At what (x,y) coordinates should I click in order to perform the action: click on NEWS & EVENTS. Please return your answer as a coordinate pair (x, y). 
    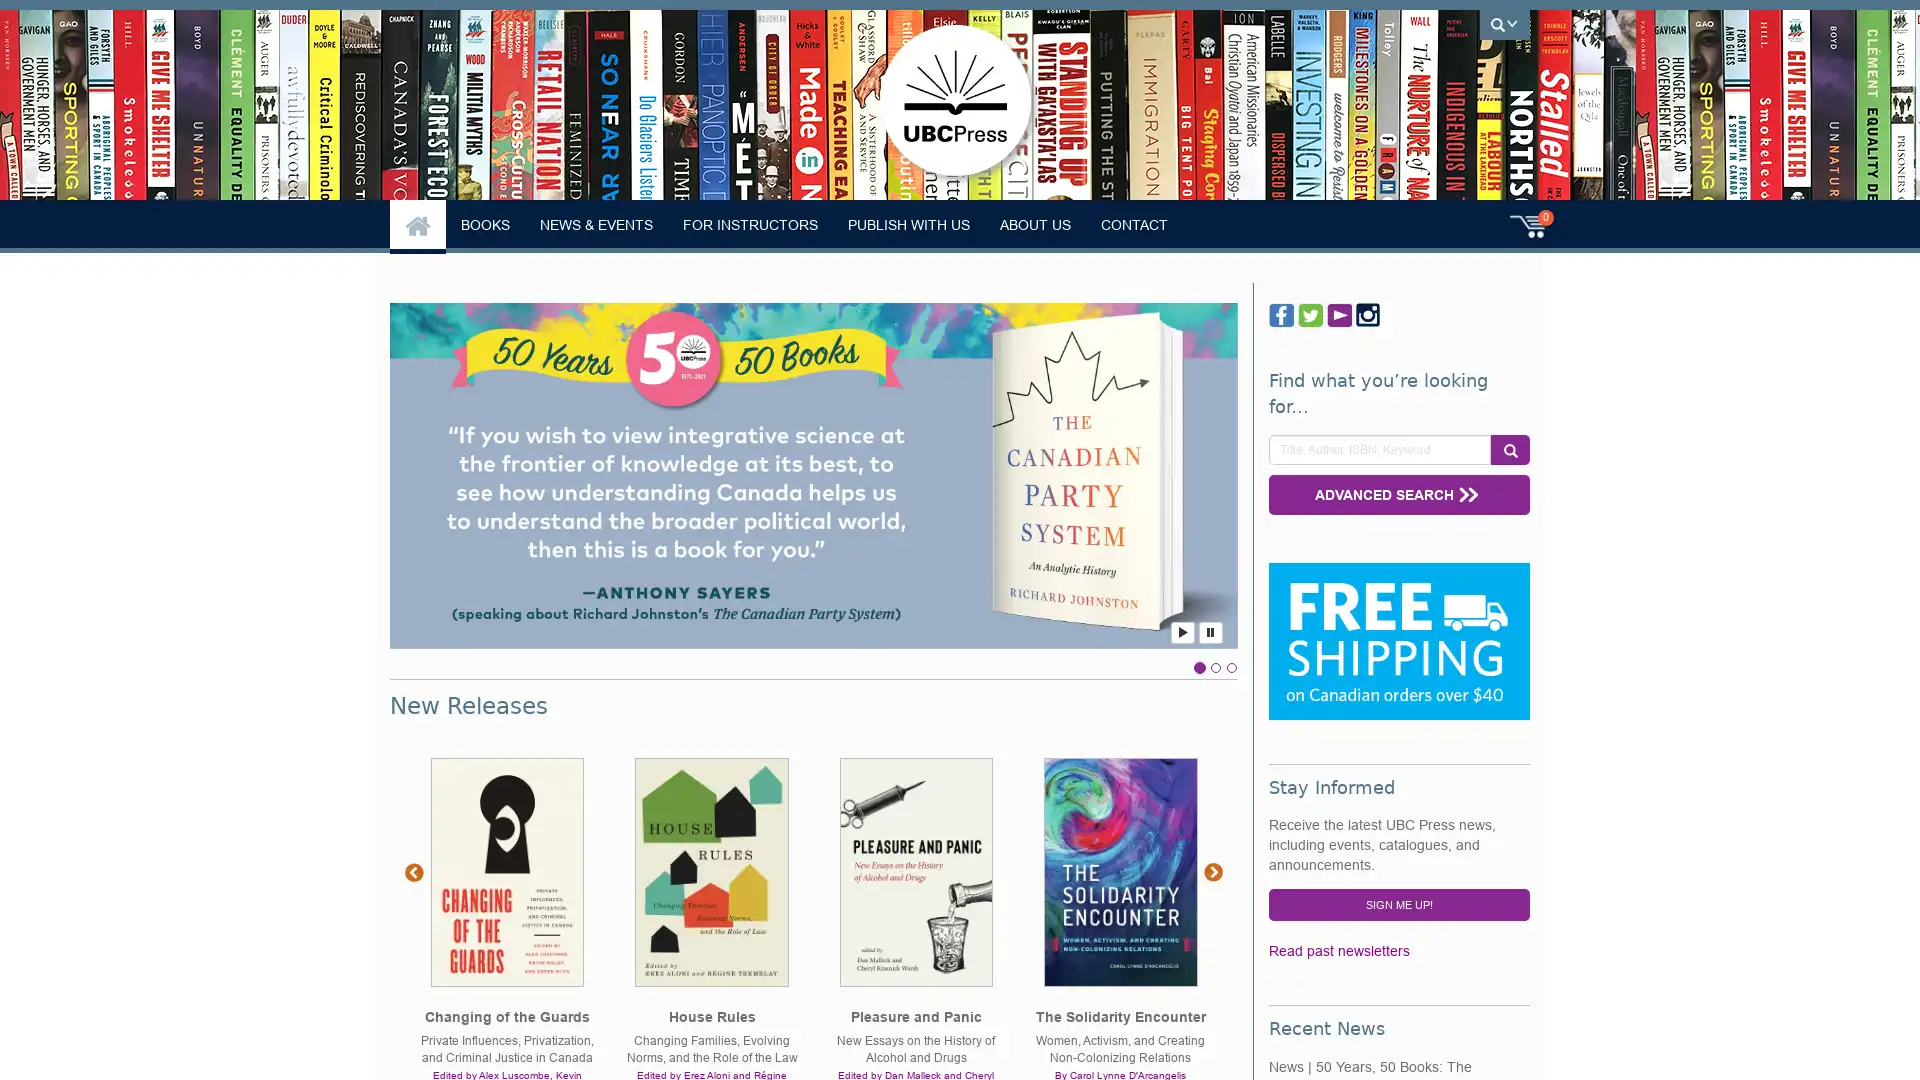
    Looking at the image, I should click on (595, 224).